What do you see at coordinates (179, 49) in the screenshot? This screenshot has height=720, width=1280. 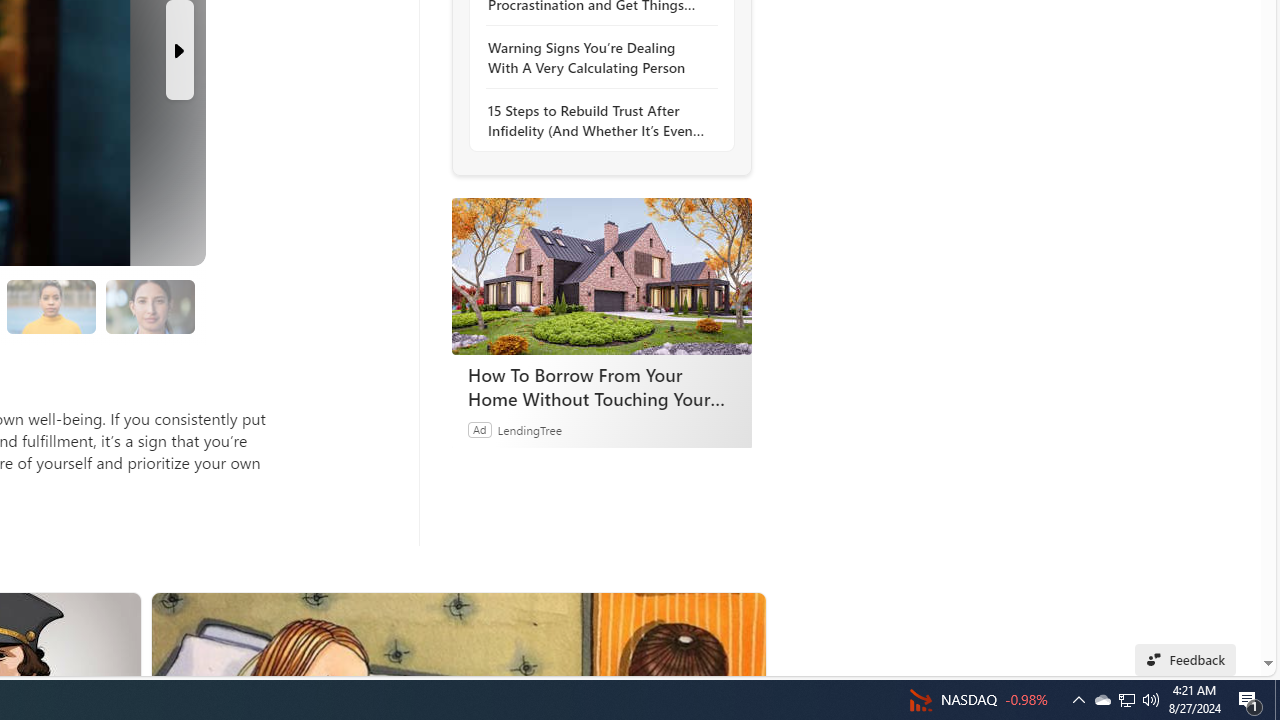 I see `'Next Slide'` at bounding box center [179, 49].